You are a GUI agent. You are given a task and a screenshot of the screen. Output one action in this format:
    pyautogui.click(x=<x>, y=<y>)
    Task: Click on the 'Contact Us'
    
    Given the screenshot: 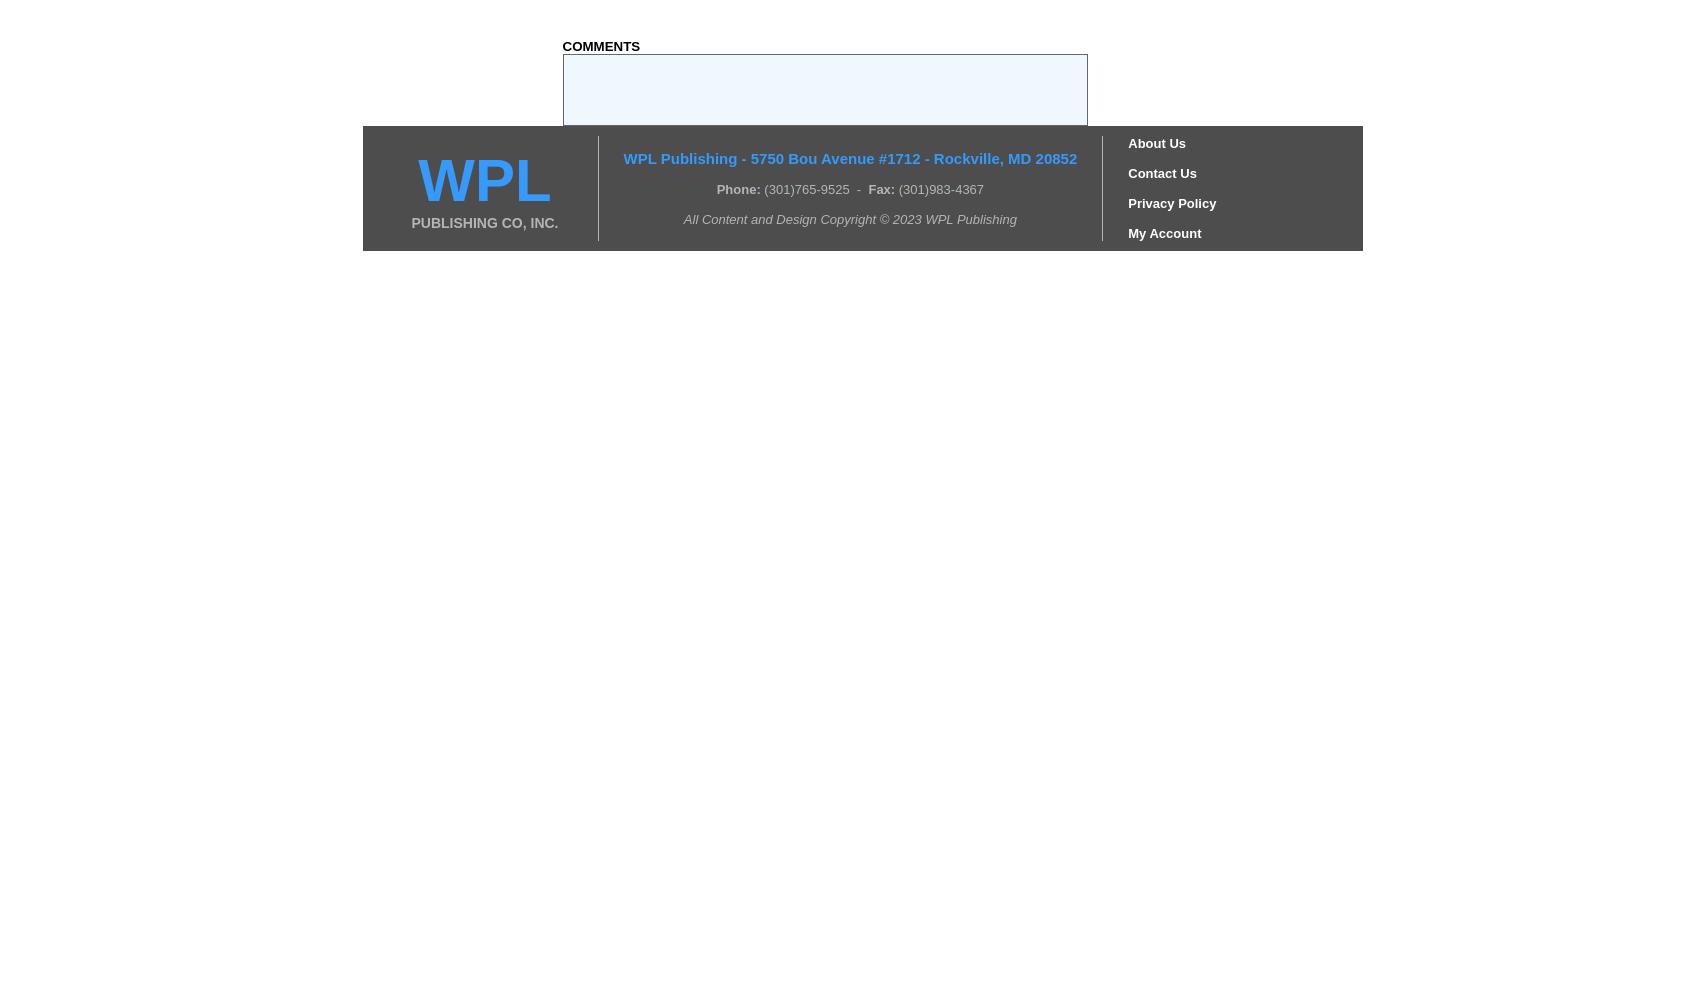 What is the action you would take?
    pyautogui.click(x=1161, y=172)
    